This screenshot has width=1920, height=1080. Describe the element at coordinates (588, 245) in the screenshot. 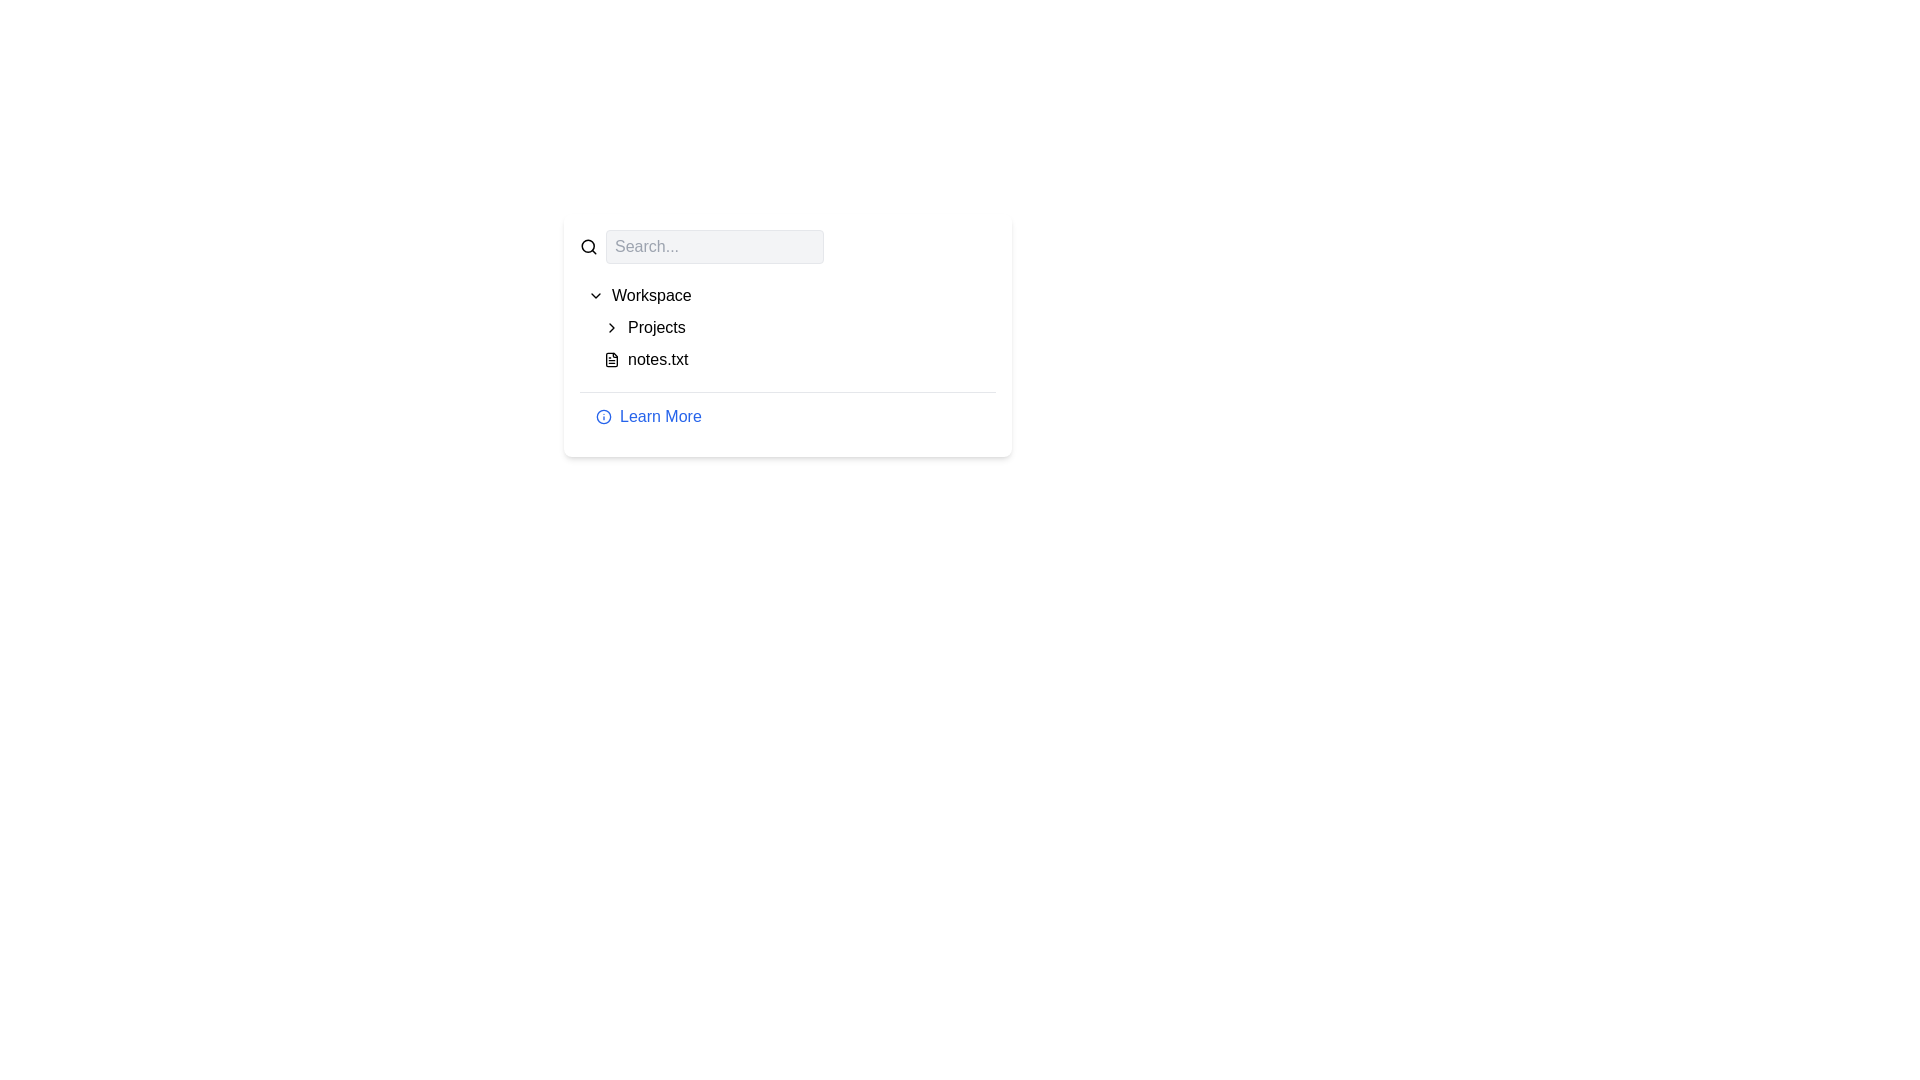

I see `the search icon located at the leftmost position in the horizontal layout` at that location.